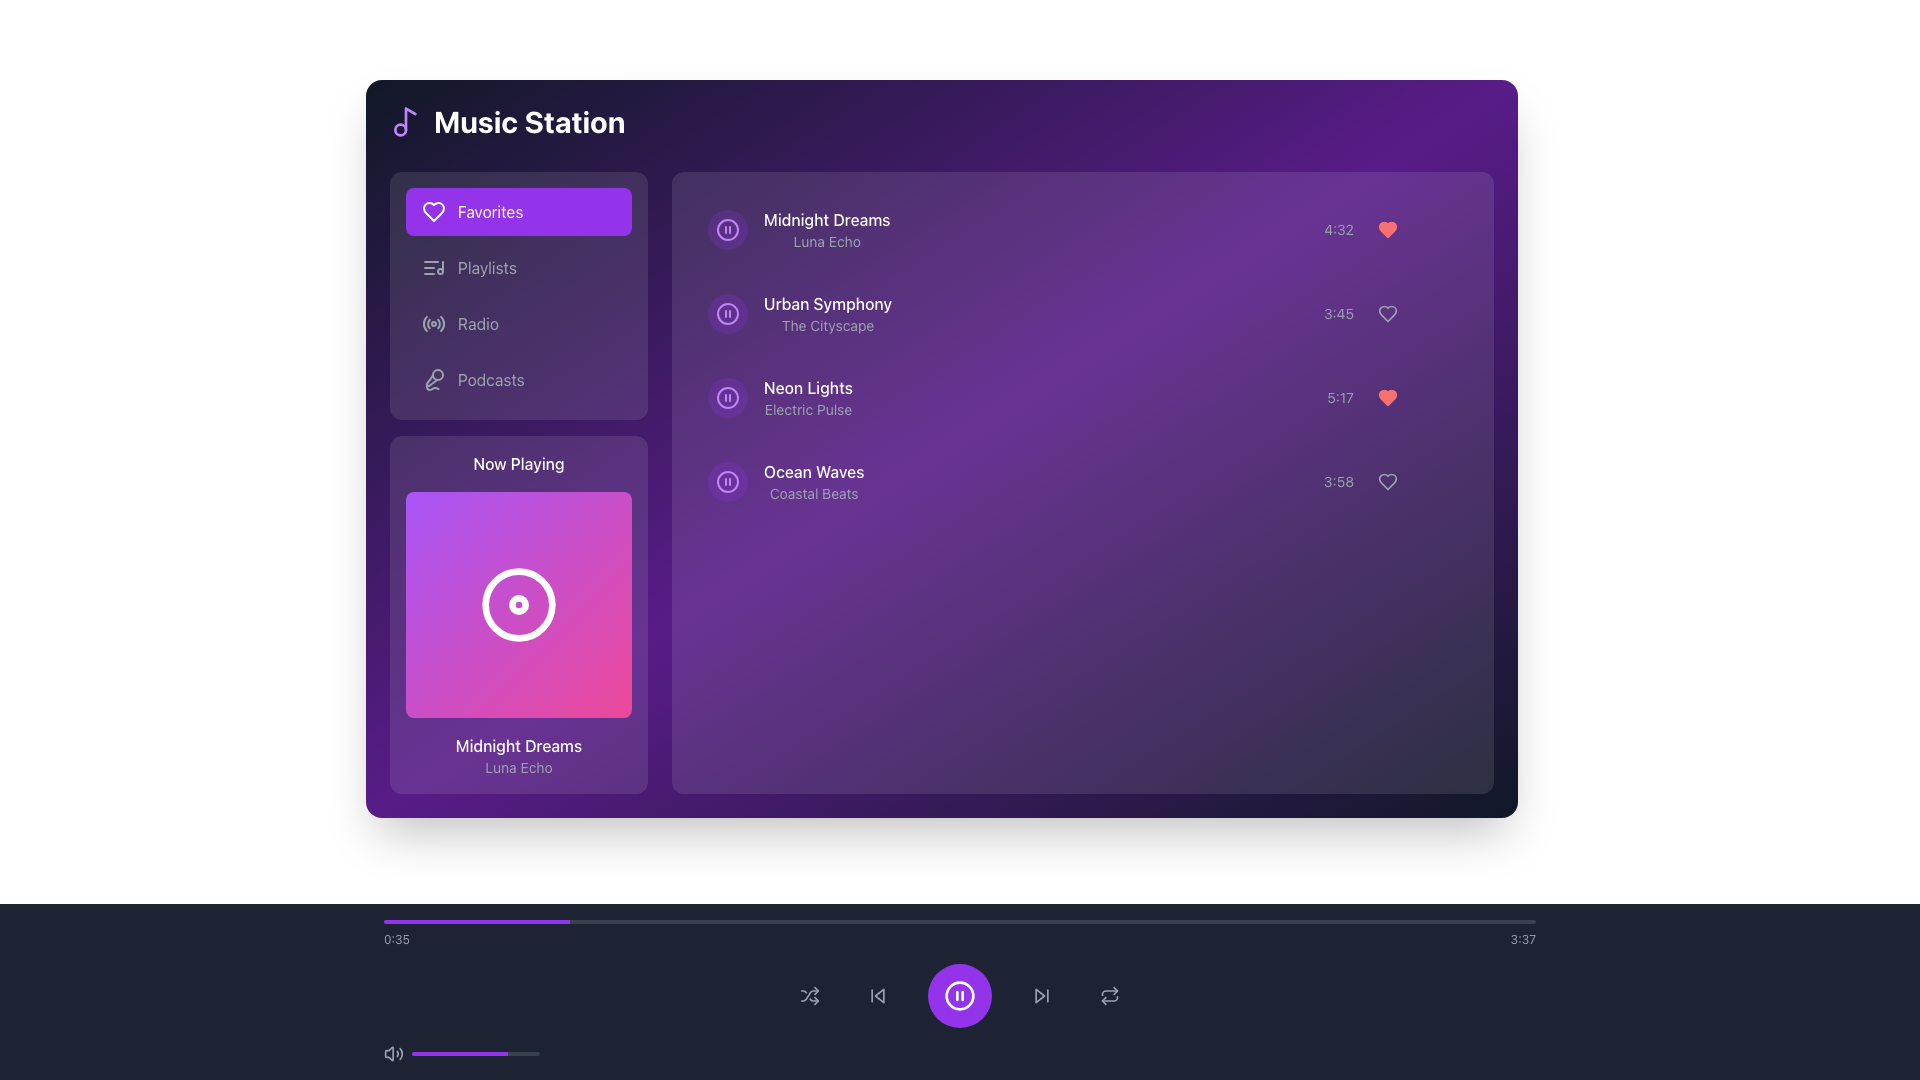 This screenshot has width=1920, height=1080. I want to click on the favorite button icon located to the far right of the 'Neon Lights' song entry, which is the third item in the column of icons adjacent to song durations, so click(1386, 397).